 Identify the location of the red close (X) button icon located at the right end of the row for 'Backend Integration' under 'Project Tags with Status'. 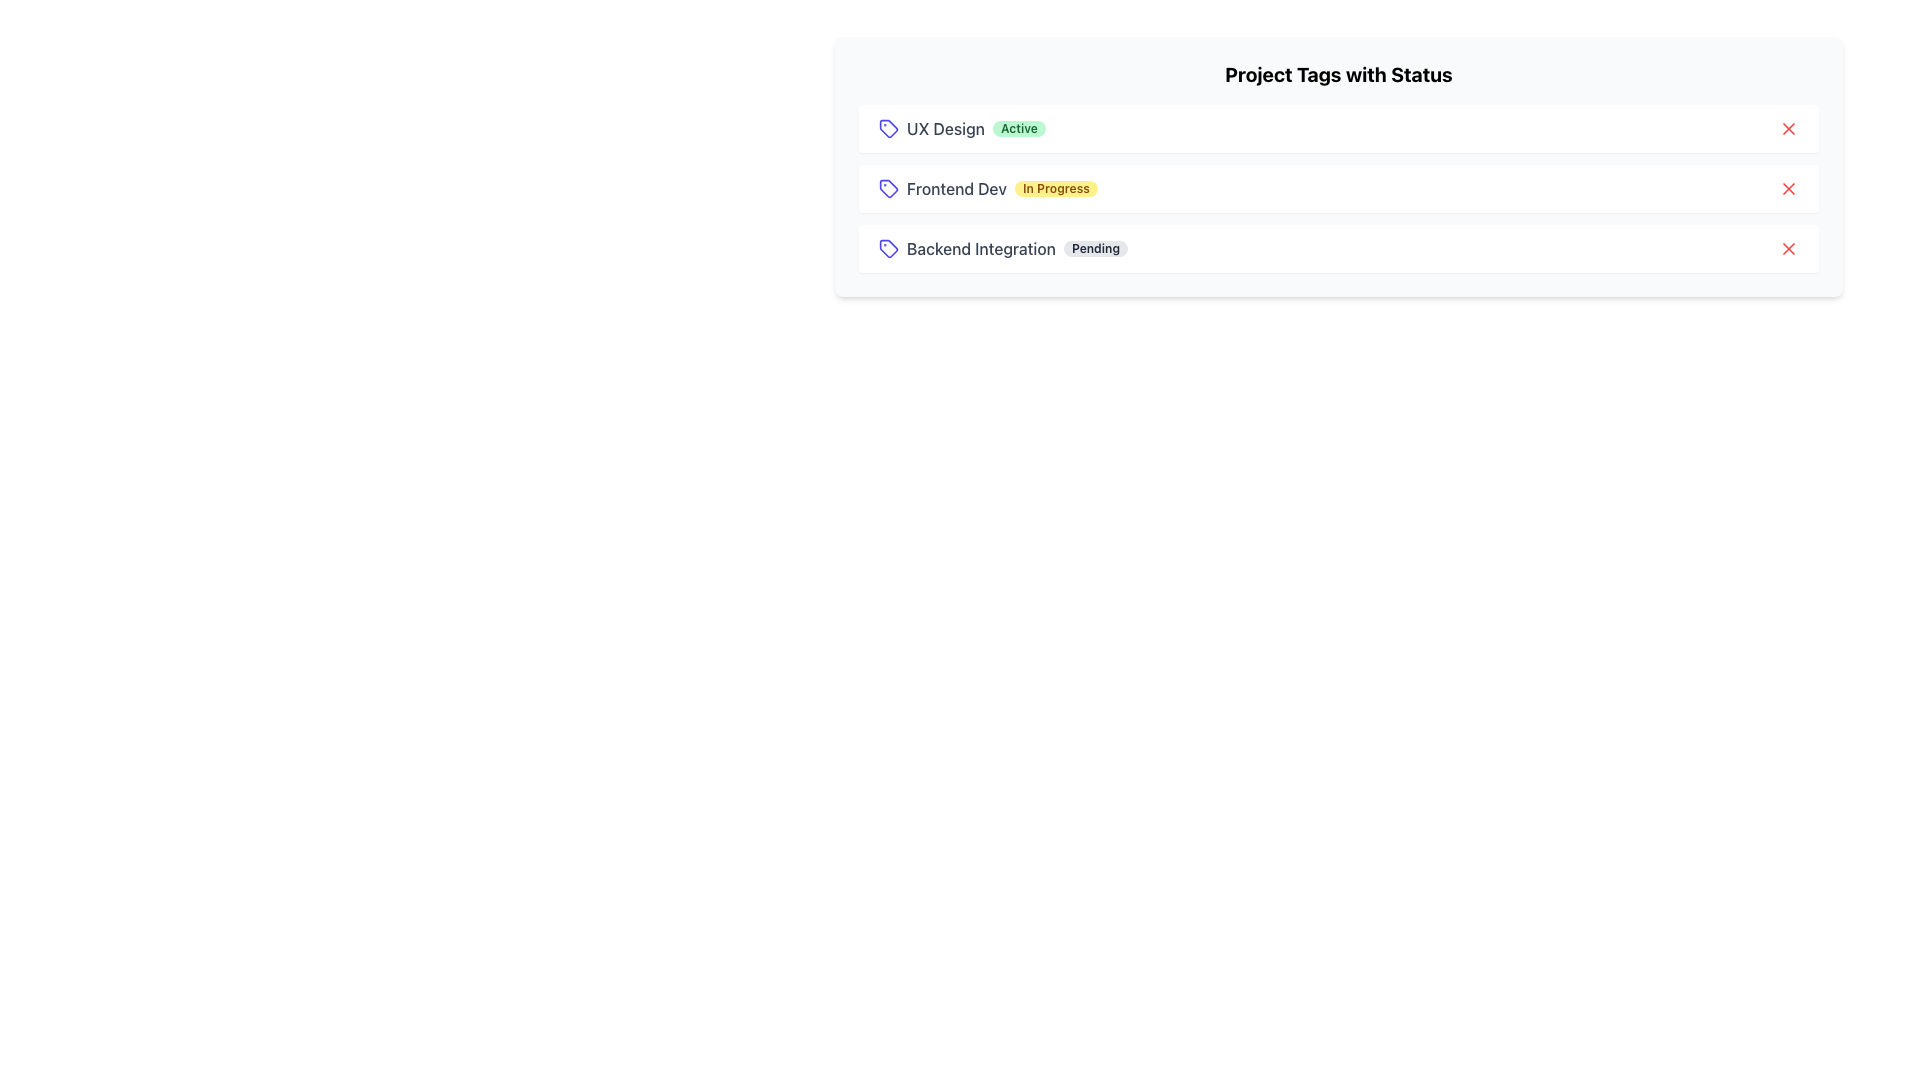
(1789, 248).